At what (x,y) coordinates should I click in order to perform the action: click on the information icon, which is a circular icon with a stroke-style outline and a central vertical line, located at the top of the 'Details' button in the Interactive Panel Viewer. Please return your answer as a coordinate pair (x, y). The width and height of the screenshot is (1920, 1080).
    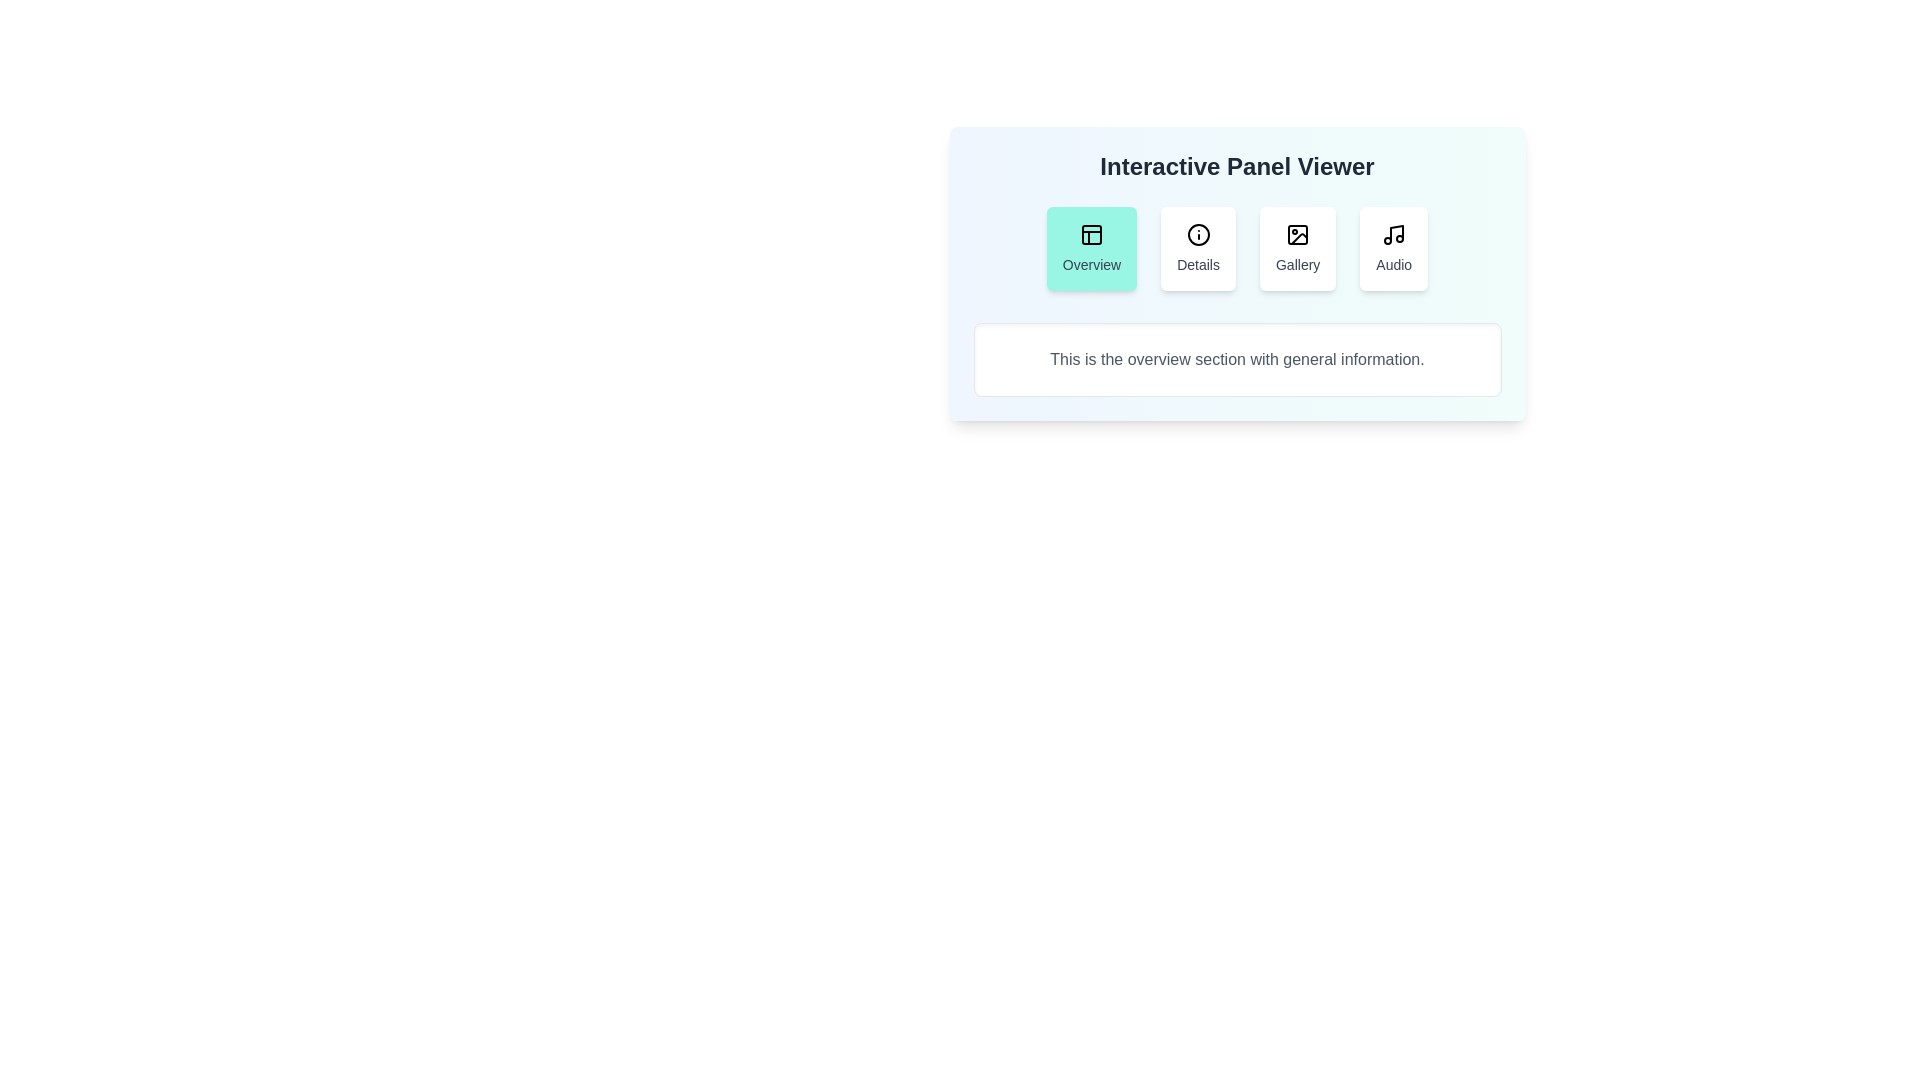
    Looking at the image, I should click on (1198, 234).